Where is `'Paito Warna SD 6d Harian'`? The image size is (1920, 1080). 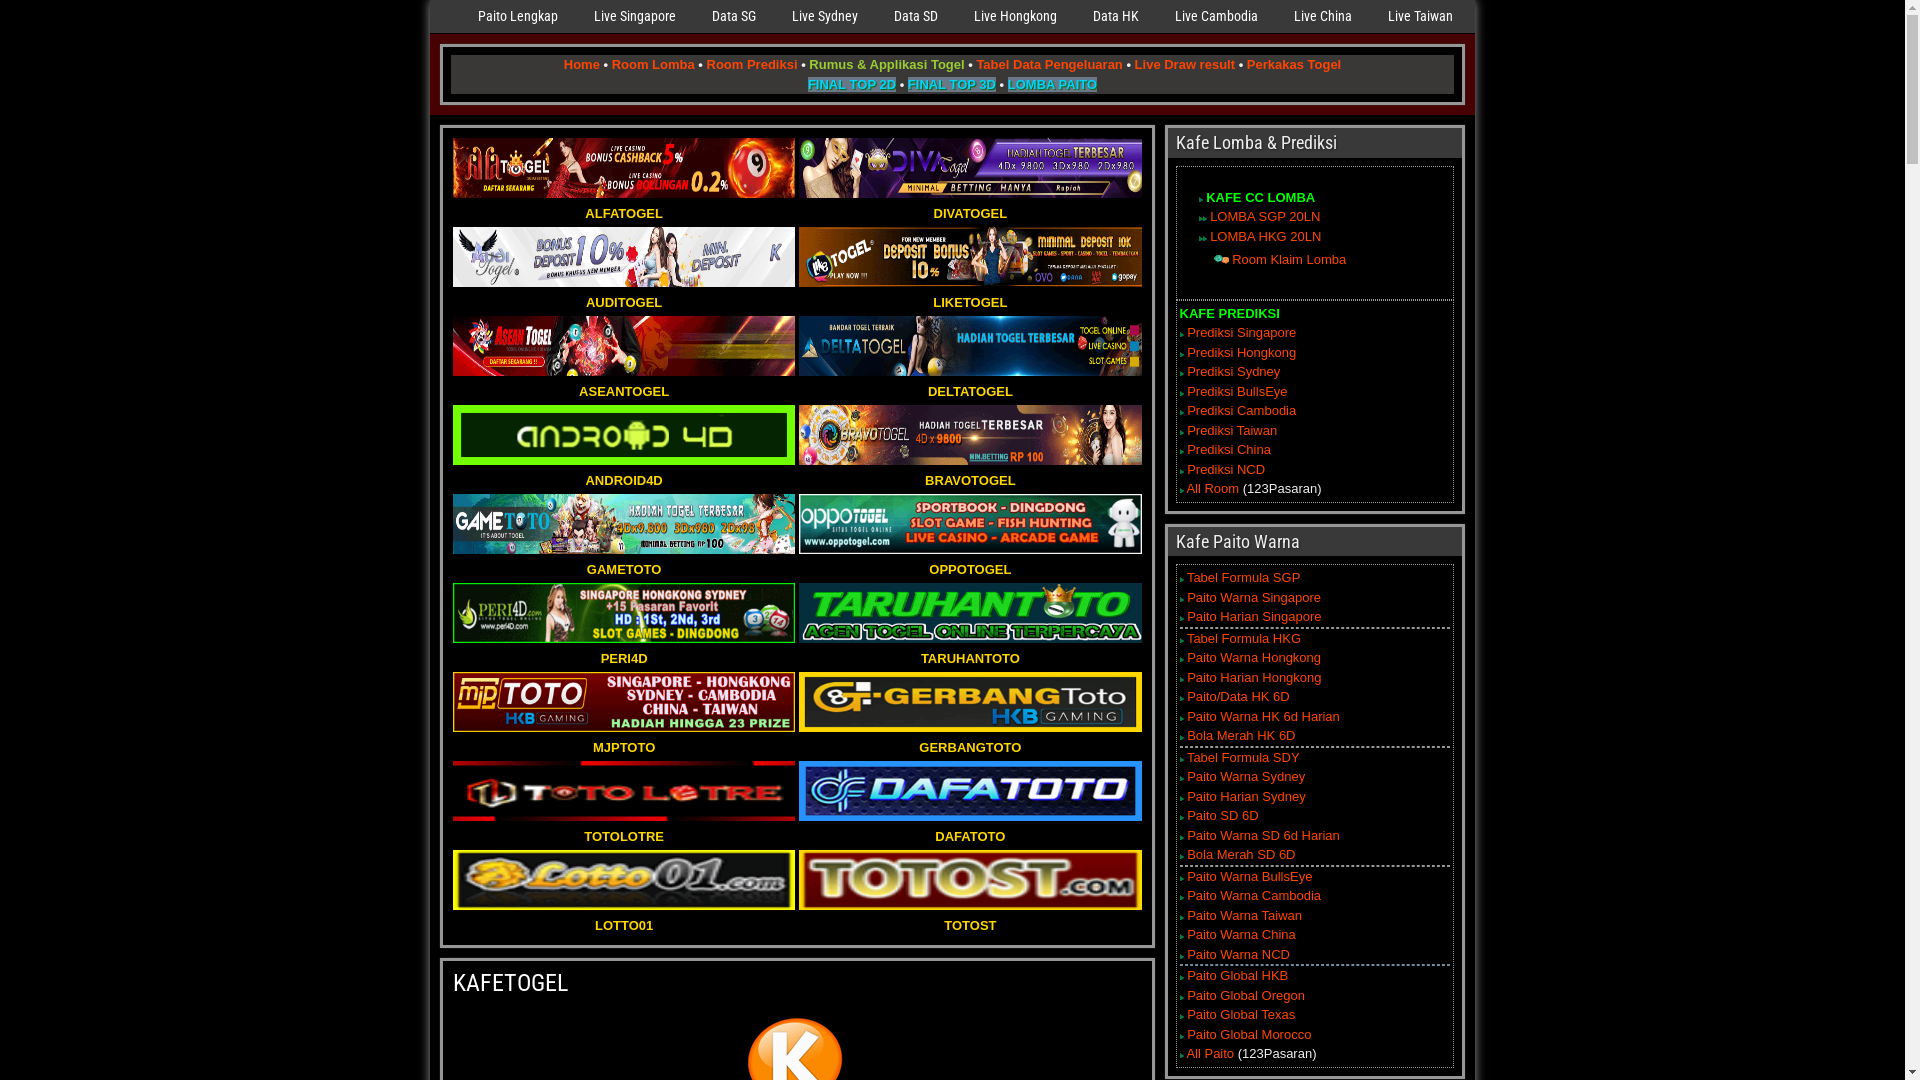 'Paito Warna SD 6d Harian' is located at coordinates (1262, 835).